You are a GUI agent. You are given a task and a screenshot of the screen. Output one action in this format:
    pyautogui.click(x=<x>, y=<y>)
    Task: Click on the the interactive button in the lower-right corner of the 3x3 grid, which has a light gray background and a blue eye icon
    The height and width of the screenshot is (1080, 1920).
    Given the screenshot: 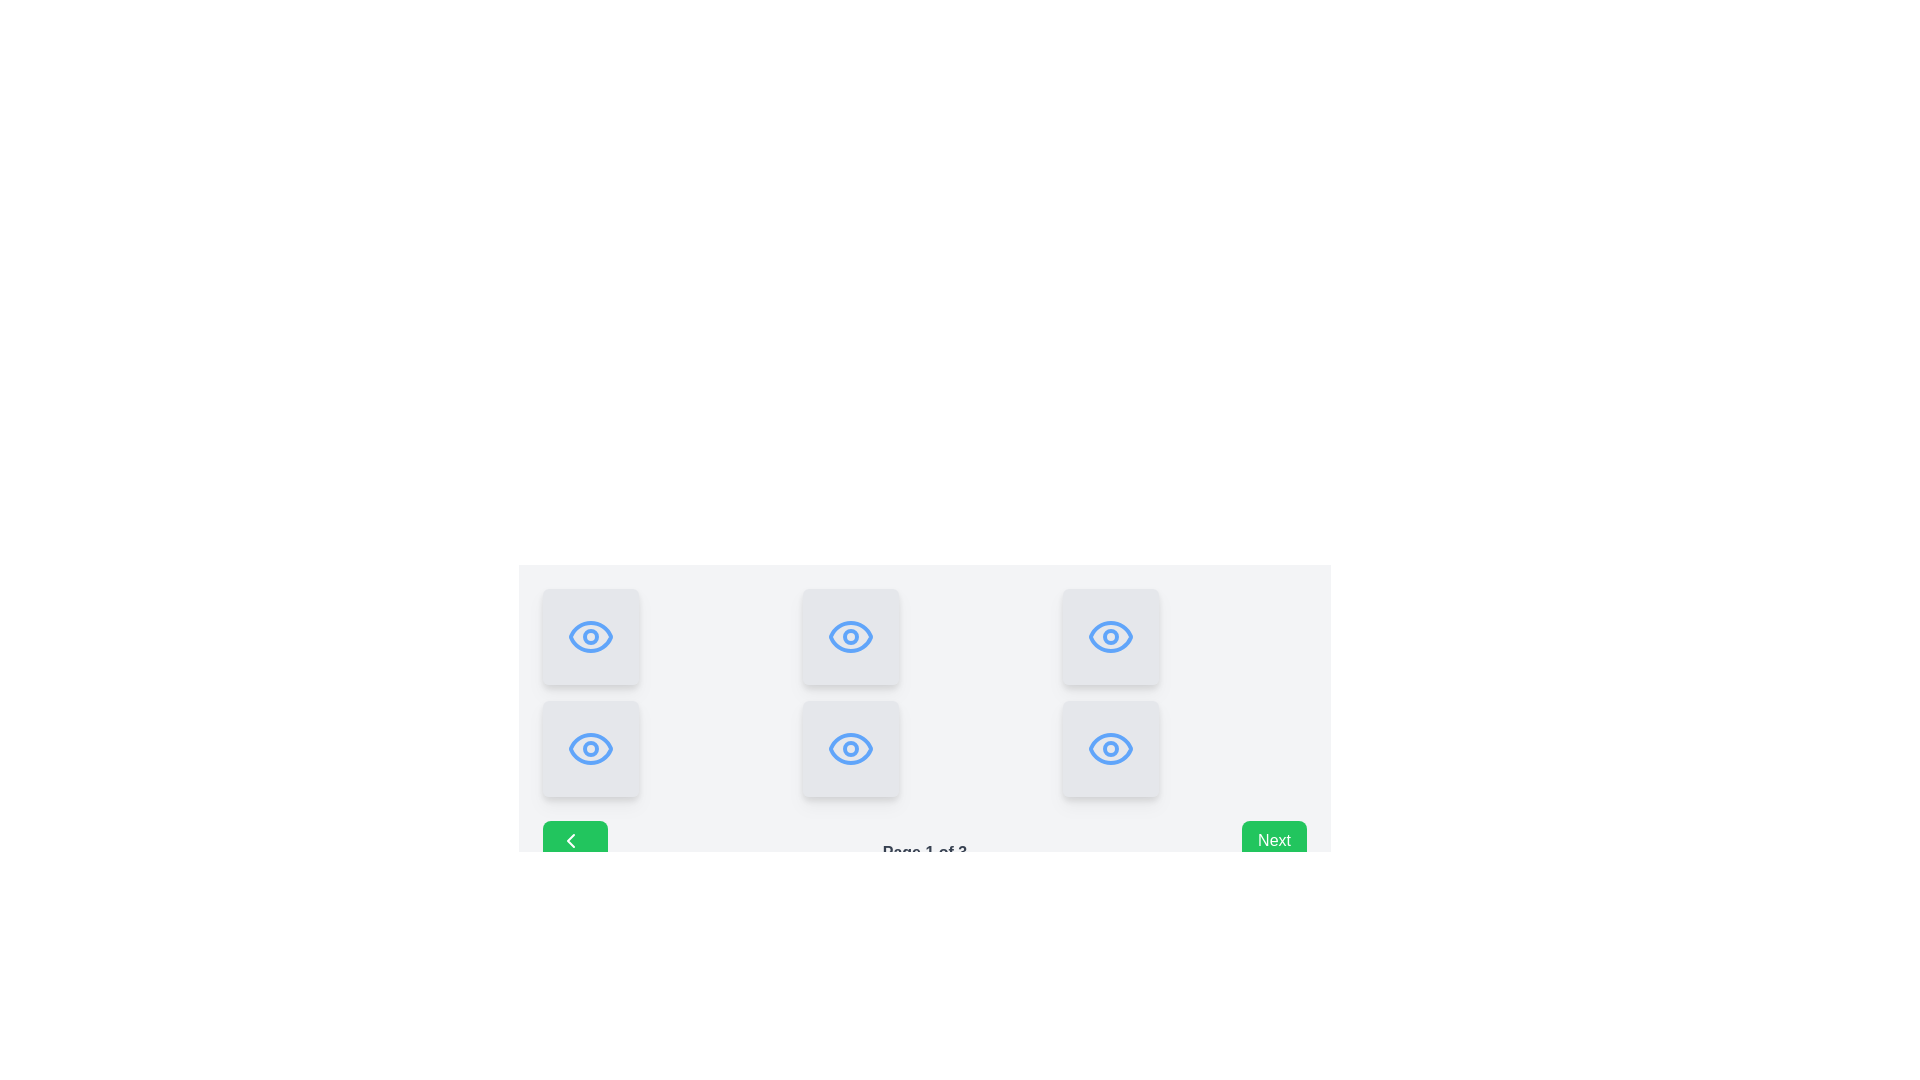 What is the action you would take?
    pyautogui.click(x=1109, y=748)
    